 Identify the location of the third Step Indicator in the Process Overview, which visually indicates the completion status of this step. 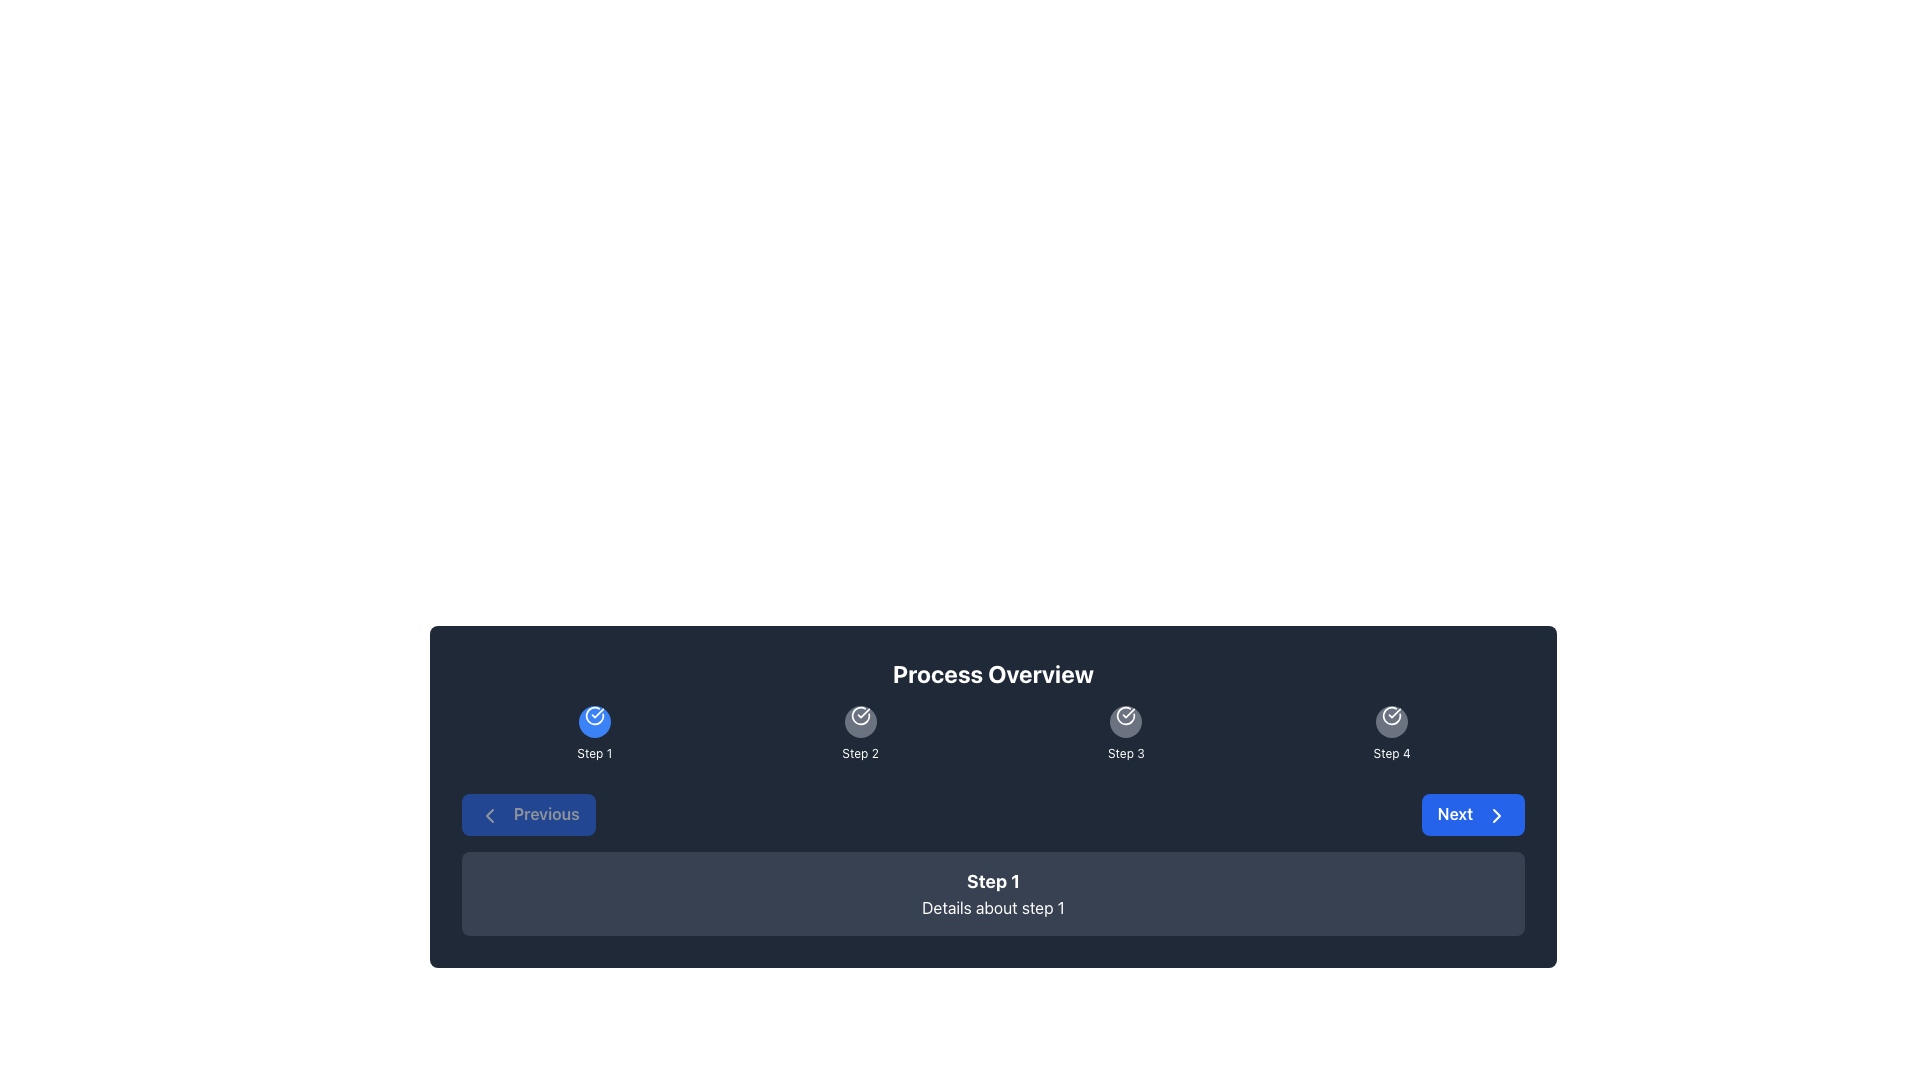
(1126, 733).